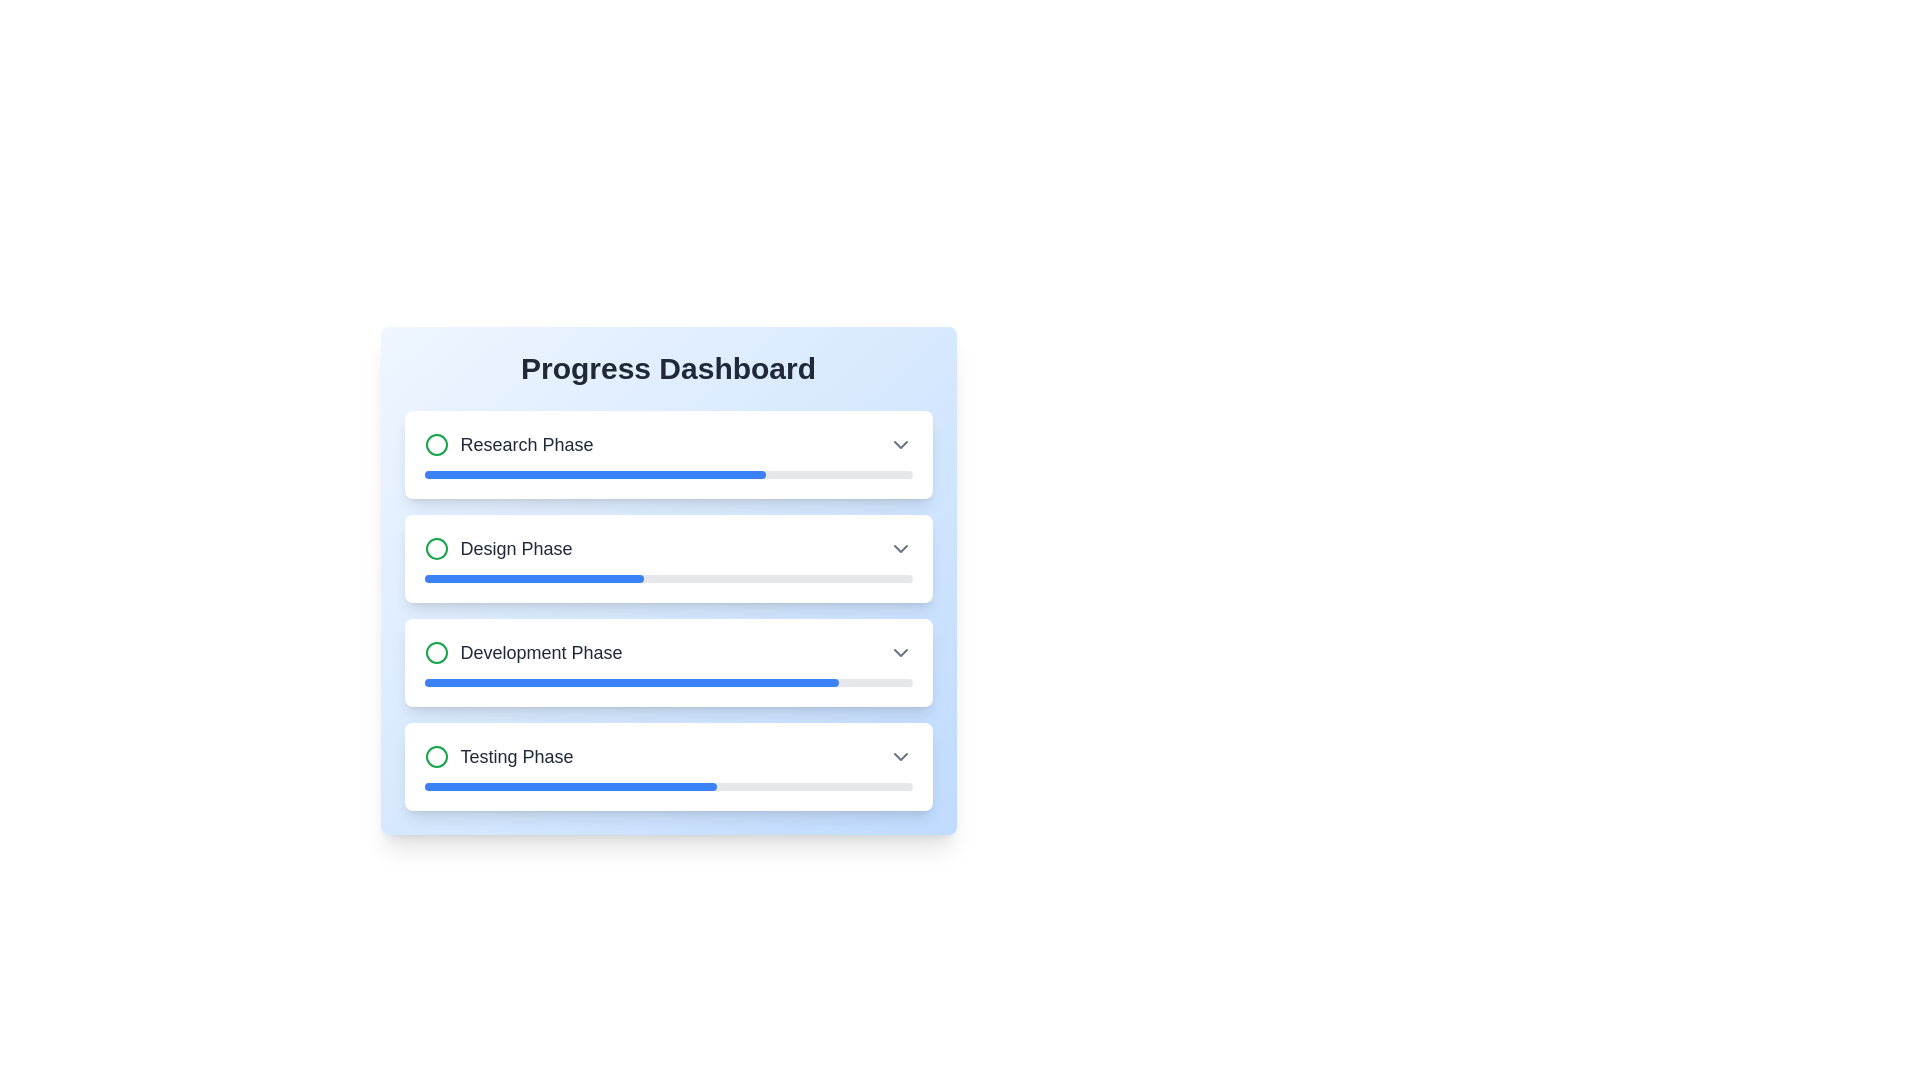 The image size is (1920, 1080). What do you see at coordinates (668, 609) in the screenshot?
I see `the third progress list item in the 'Progress Dashboard'` at bounding box center [668, 609].